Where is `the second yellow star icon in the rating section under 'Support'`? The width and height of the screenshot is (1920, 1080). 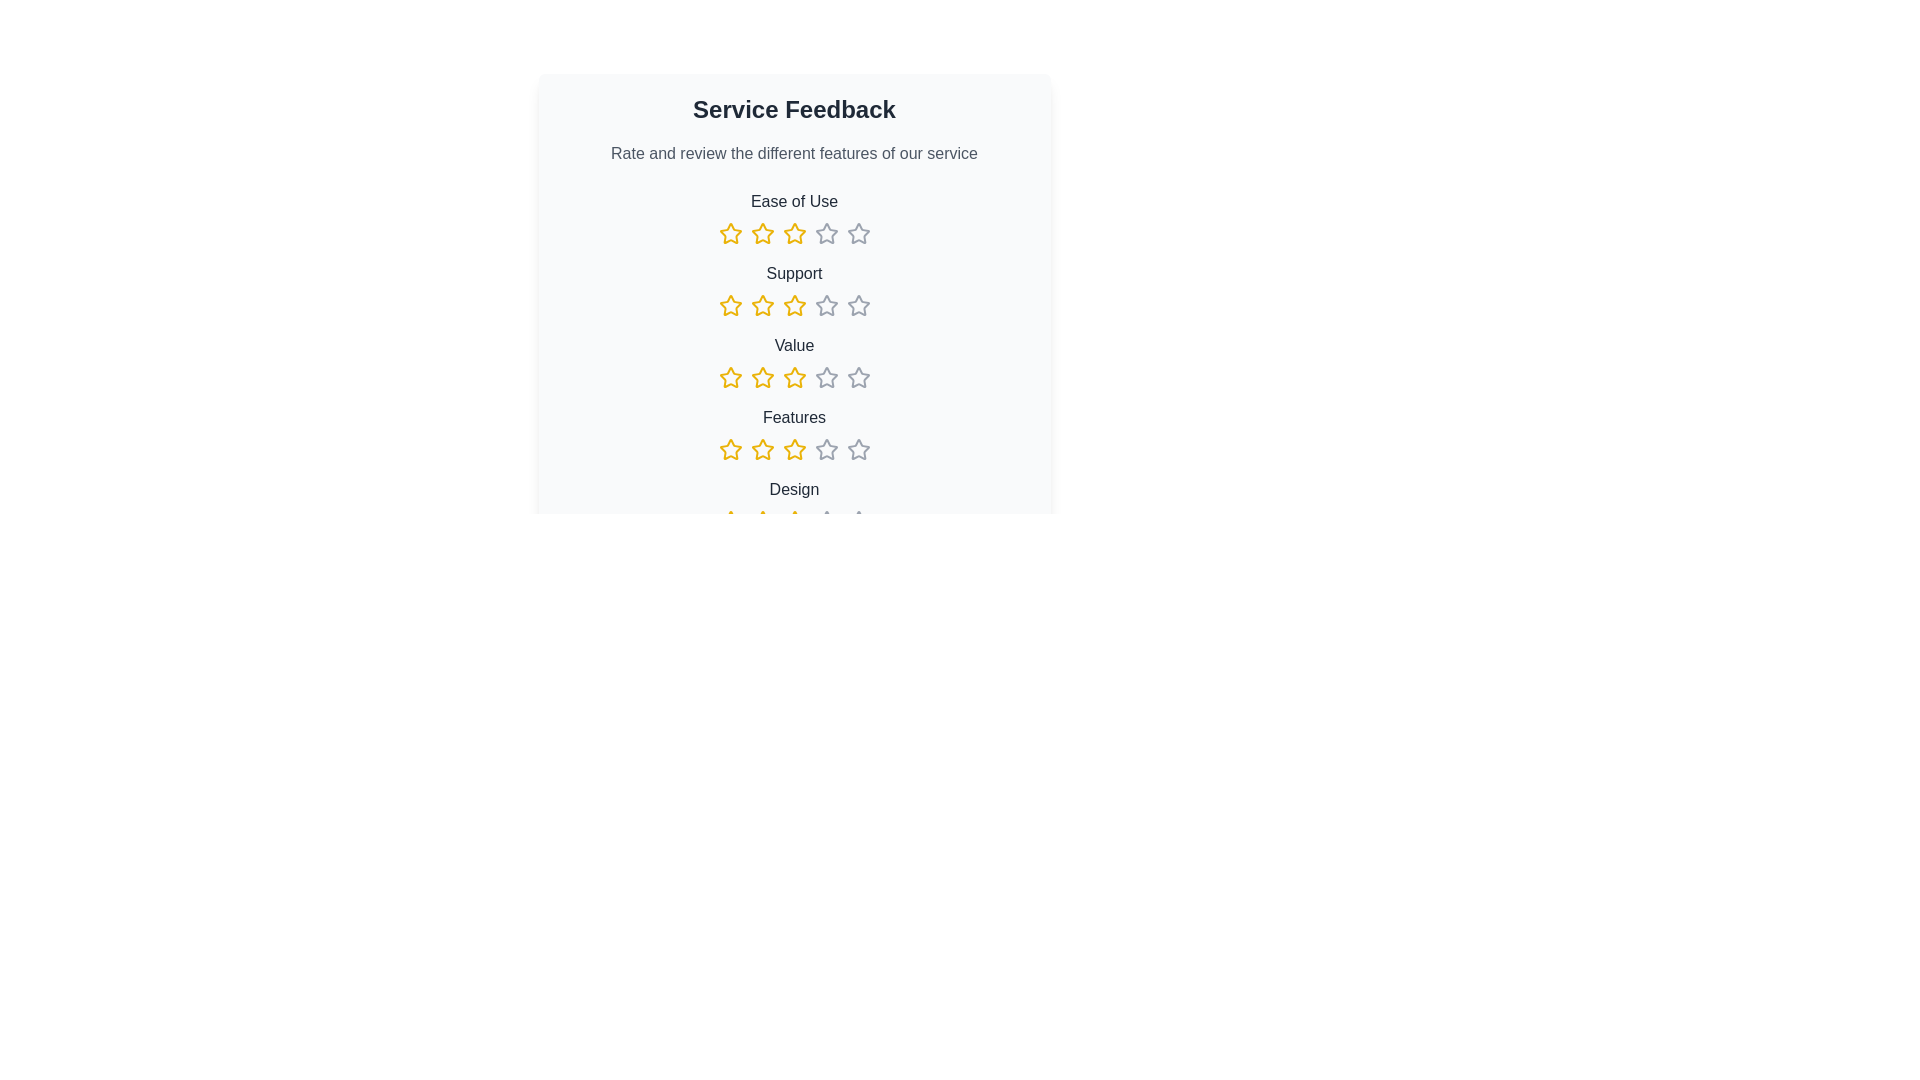 the second yellow star icon in the rating section under 'Support' is located at coordinates (793, 305).